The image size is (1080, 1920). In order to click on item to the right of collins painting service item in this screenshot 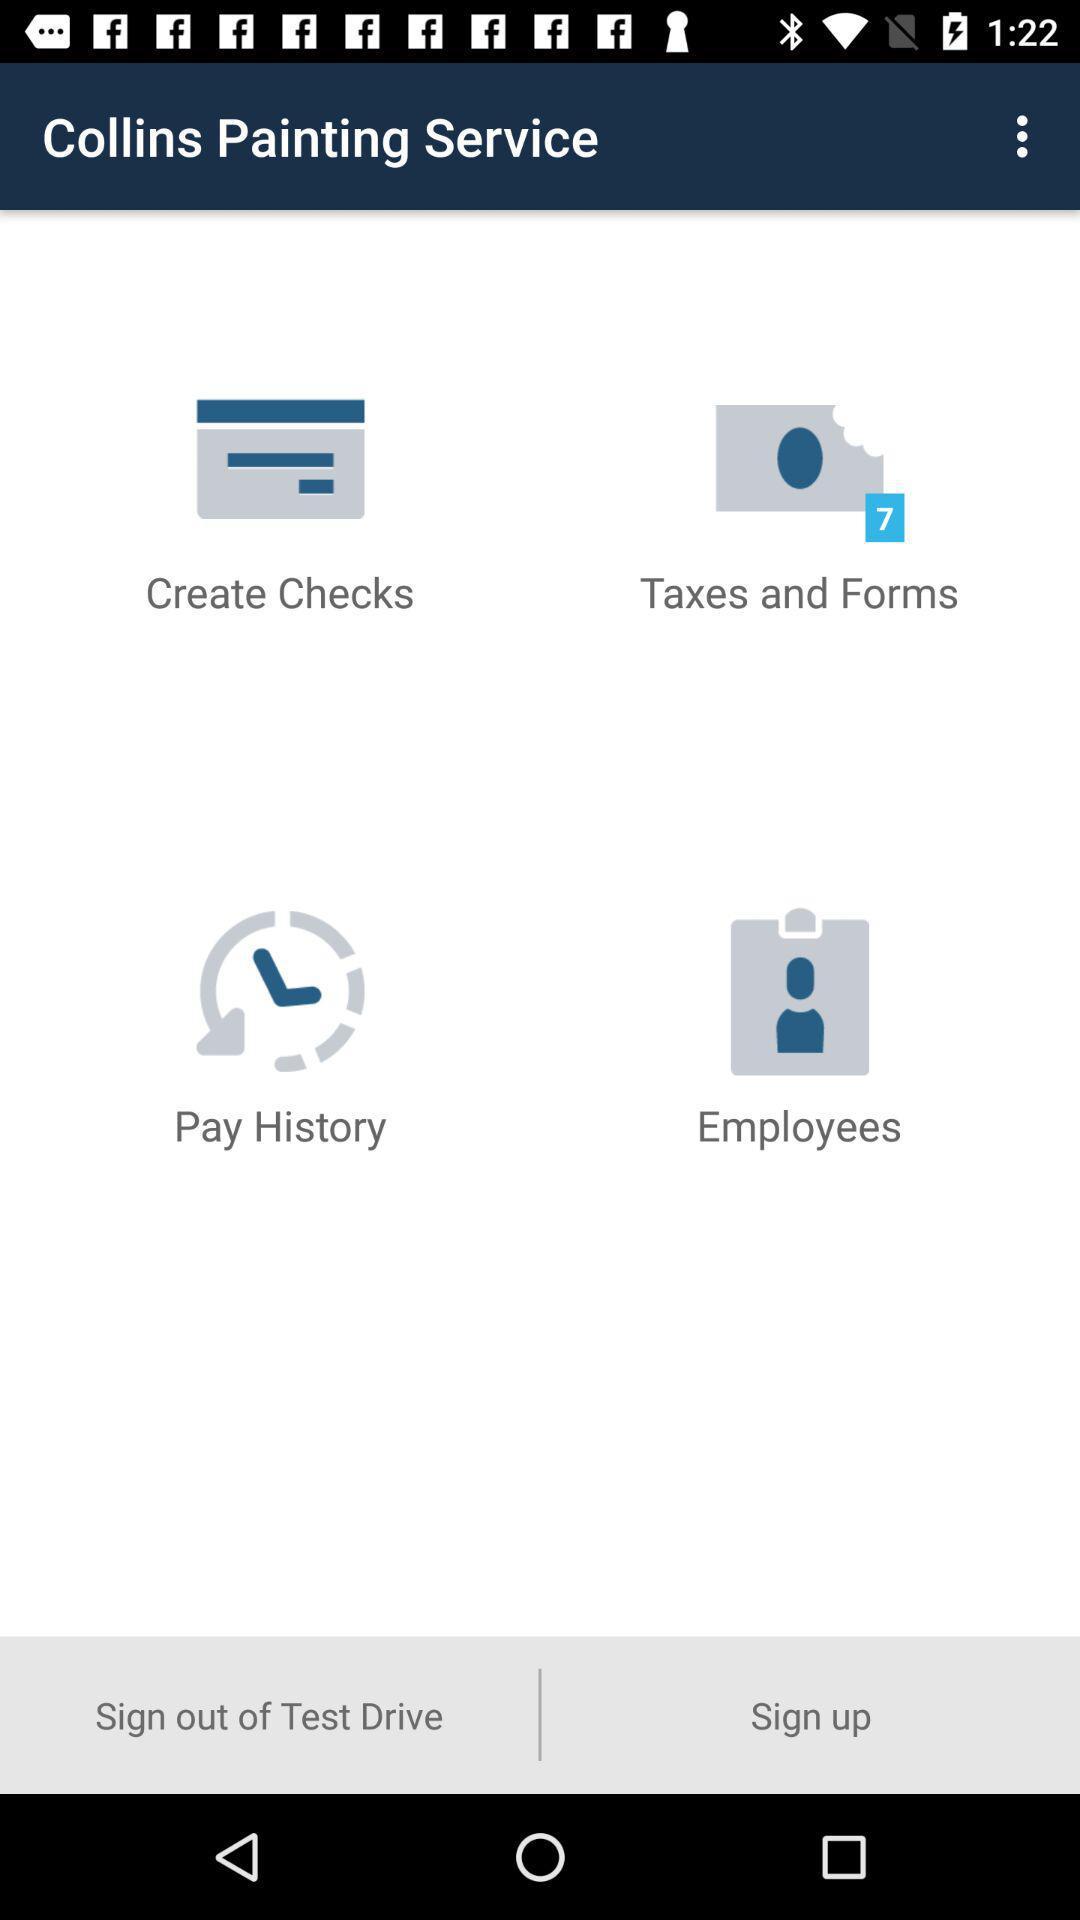, I will do `click(1027, 135)`.